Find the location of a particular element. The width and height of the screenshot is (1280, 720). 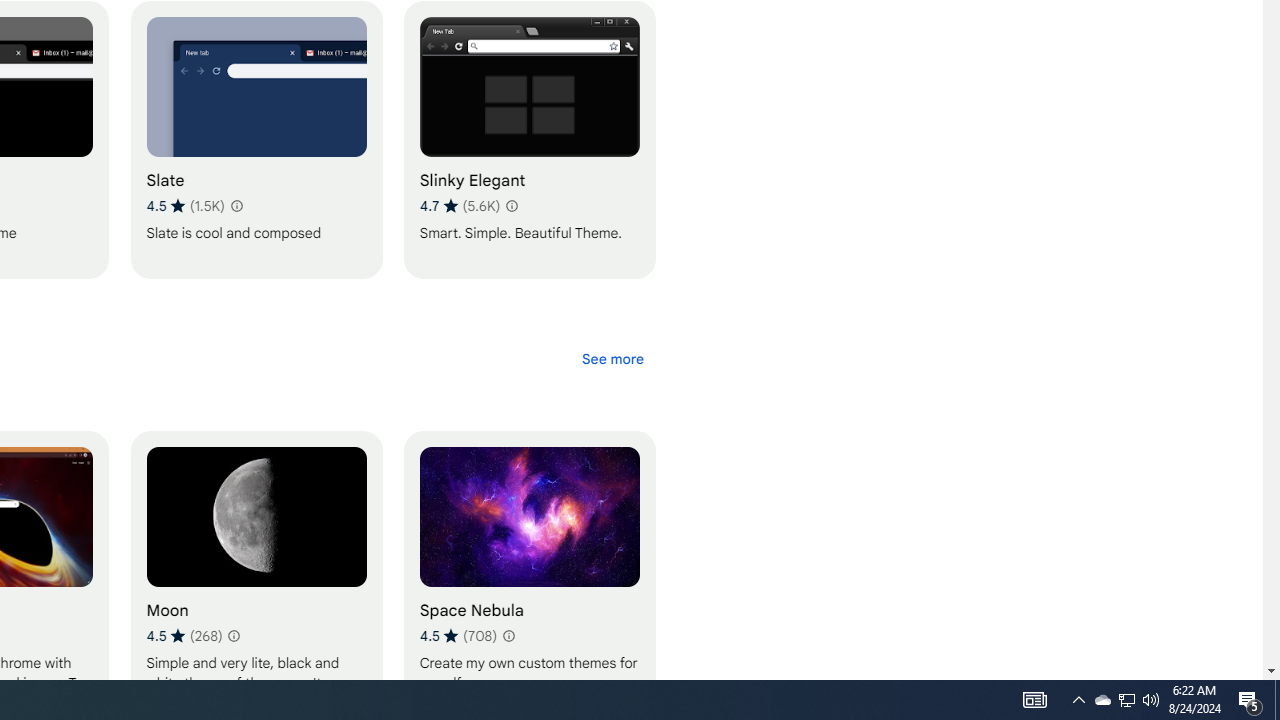

'Learn more about results and reviews "Slinky Elegant"' is located at coordinates (511, 205).